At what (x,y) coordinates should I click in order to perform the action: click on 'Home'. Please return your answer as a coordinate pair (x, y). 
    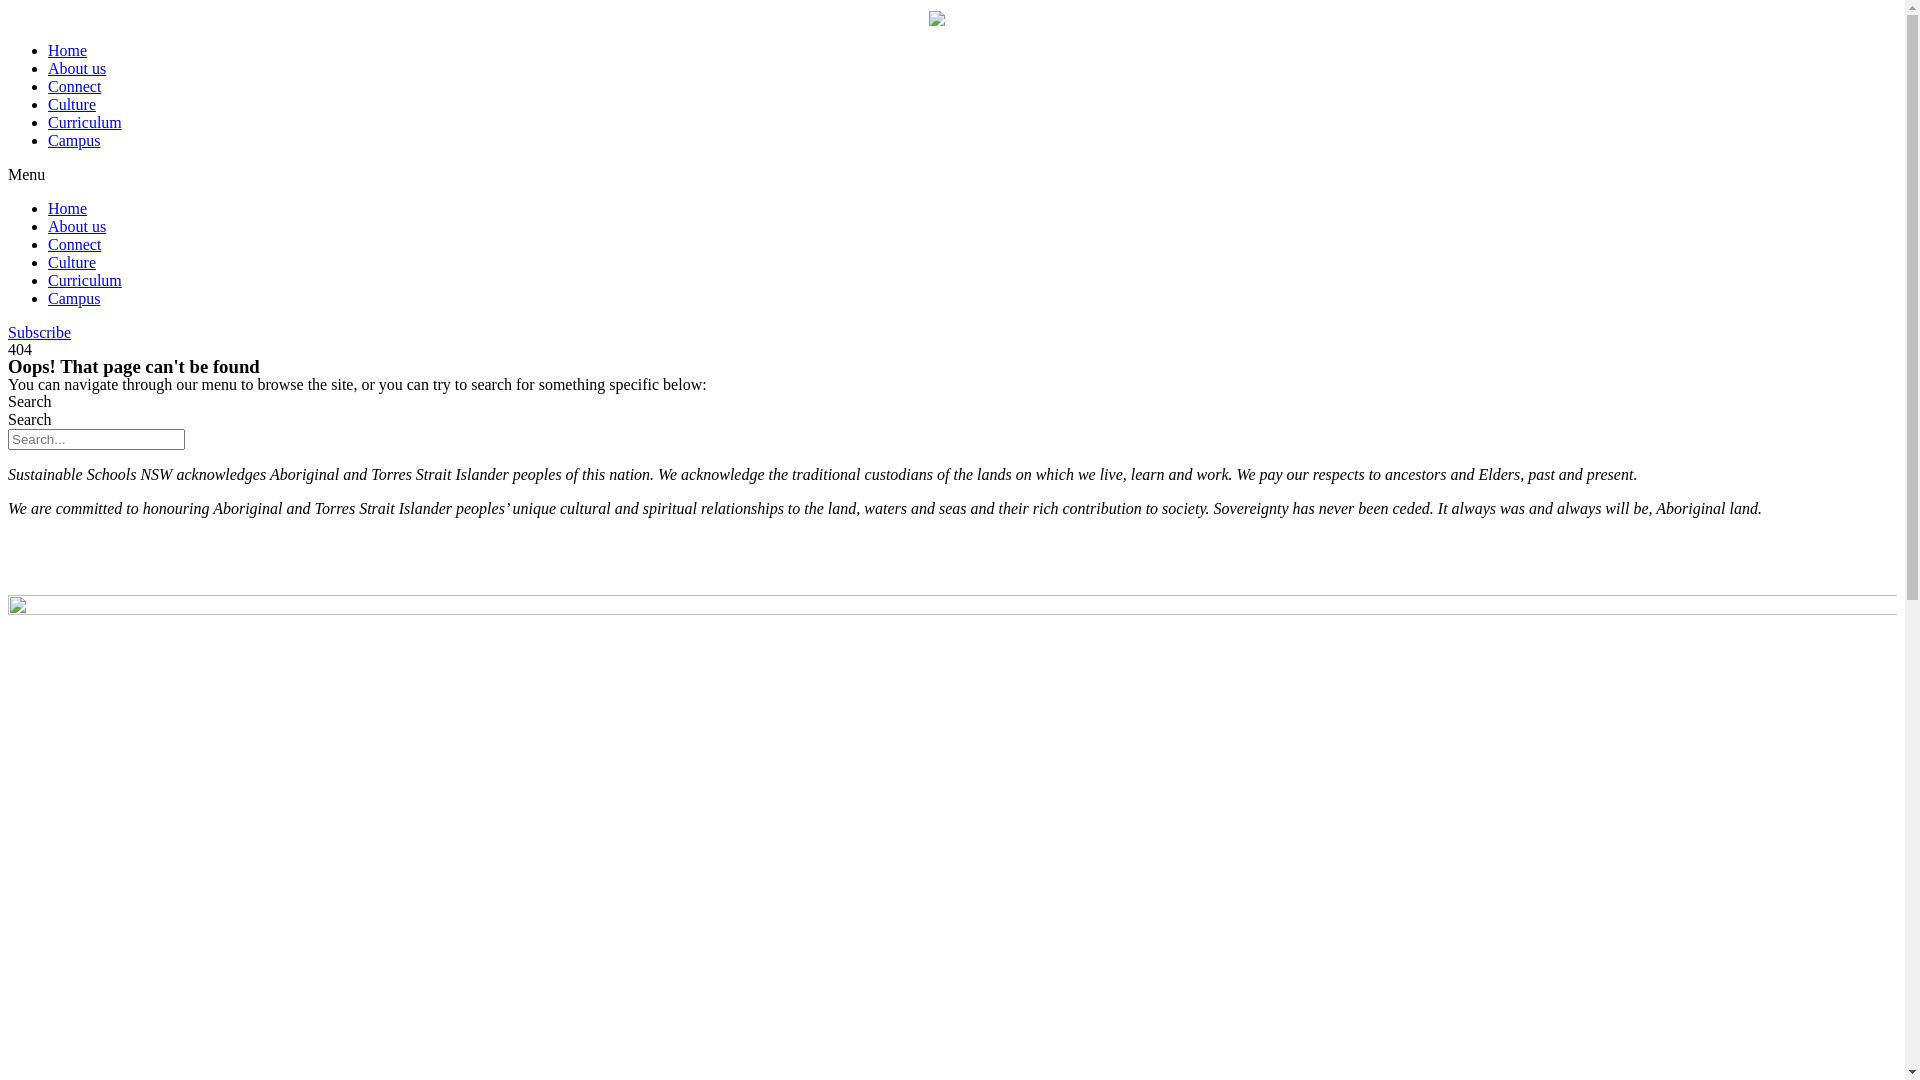
    Looking at the image, I should click on (67, 49).